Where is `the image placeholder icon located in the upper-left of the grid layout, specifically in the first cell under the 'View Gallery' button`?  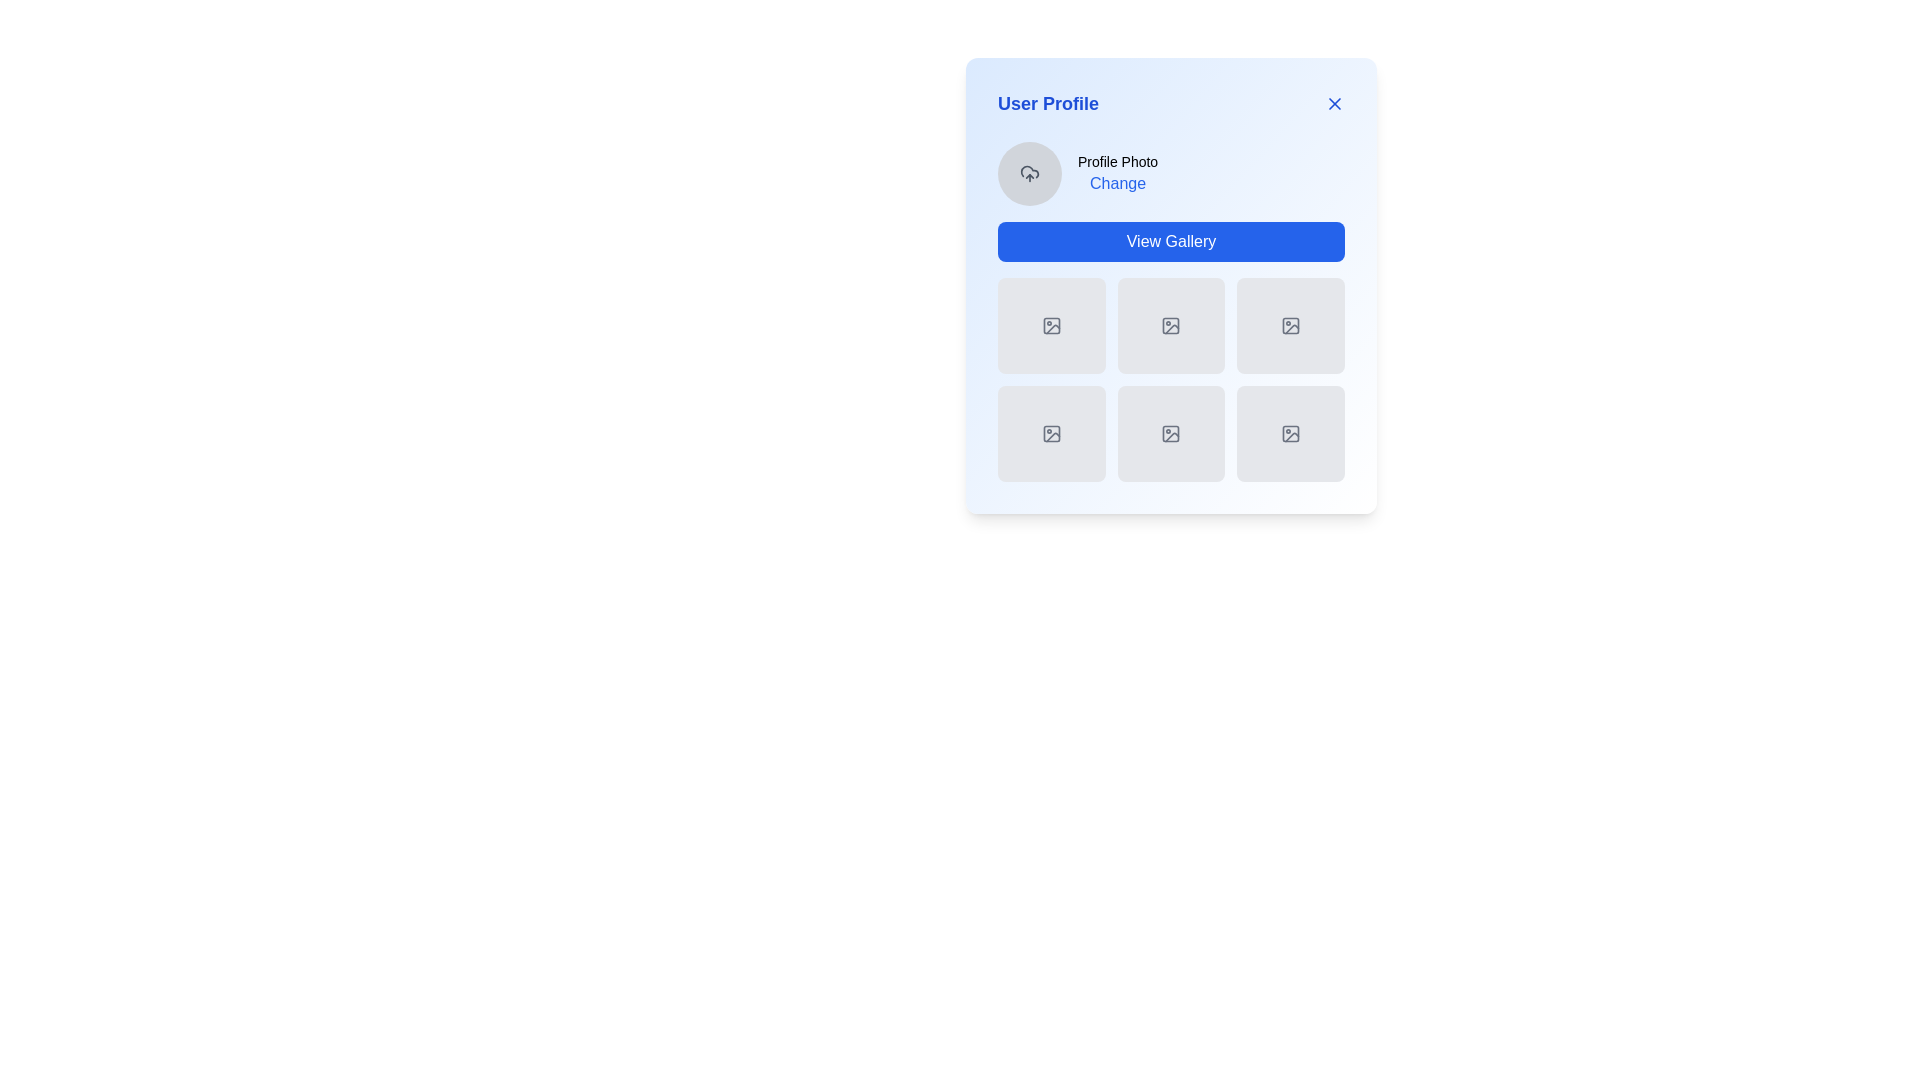 the image placeholder icon located in the upper-left of the grid layout, specifically in the first cell under the 'View Gallery' button is located at coordinates (1050, 325).